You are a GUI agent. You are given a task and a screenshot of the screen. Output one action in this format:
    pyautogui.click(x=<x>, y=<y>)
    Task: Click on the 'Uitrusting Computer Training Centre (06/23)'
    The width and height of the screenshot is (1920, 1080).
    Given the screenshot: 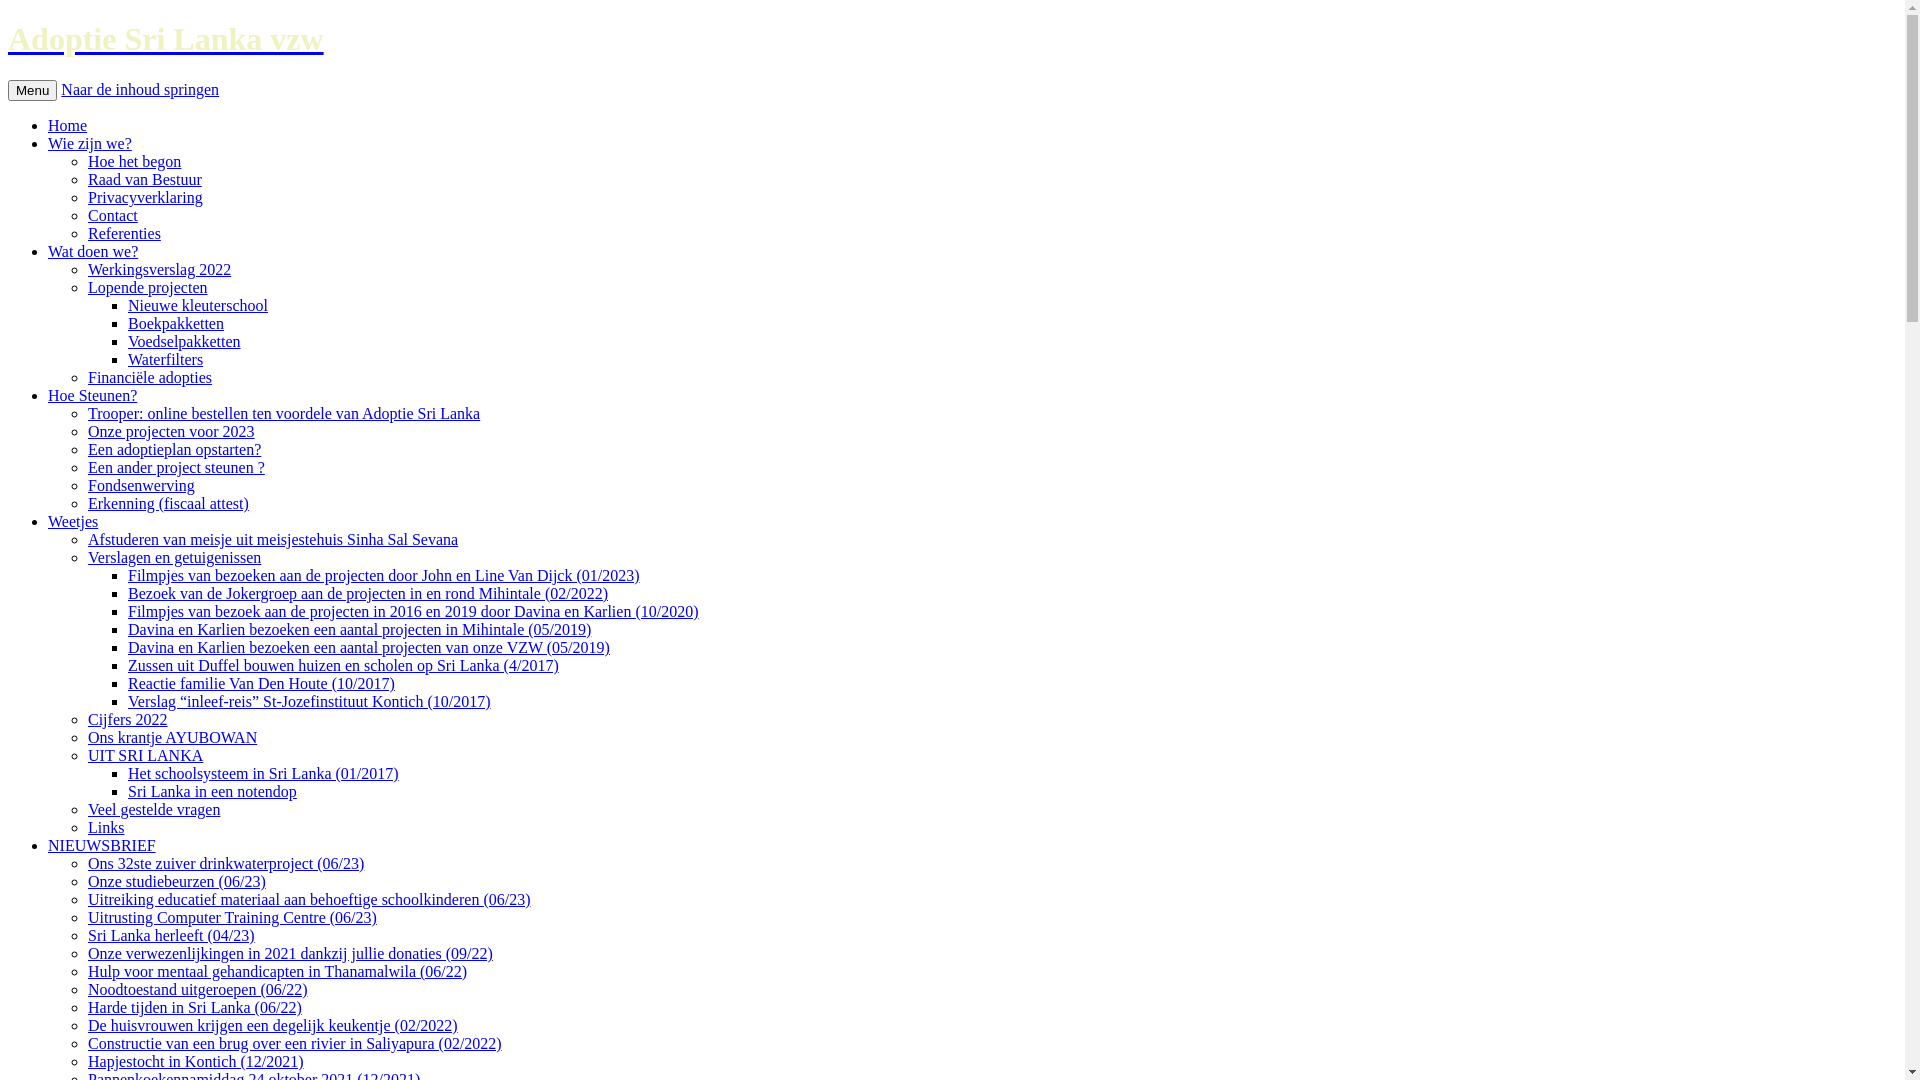 What is the action you would take?
    pyautogui.click(x=232, y=917)
    